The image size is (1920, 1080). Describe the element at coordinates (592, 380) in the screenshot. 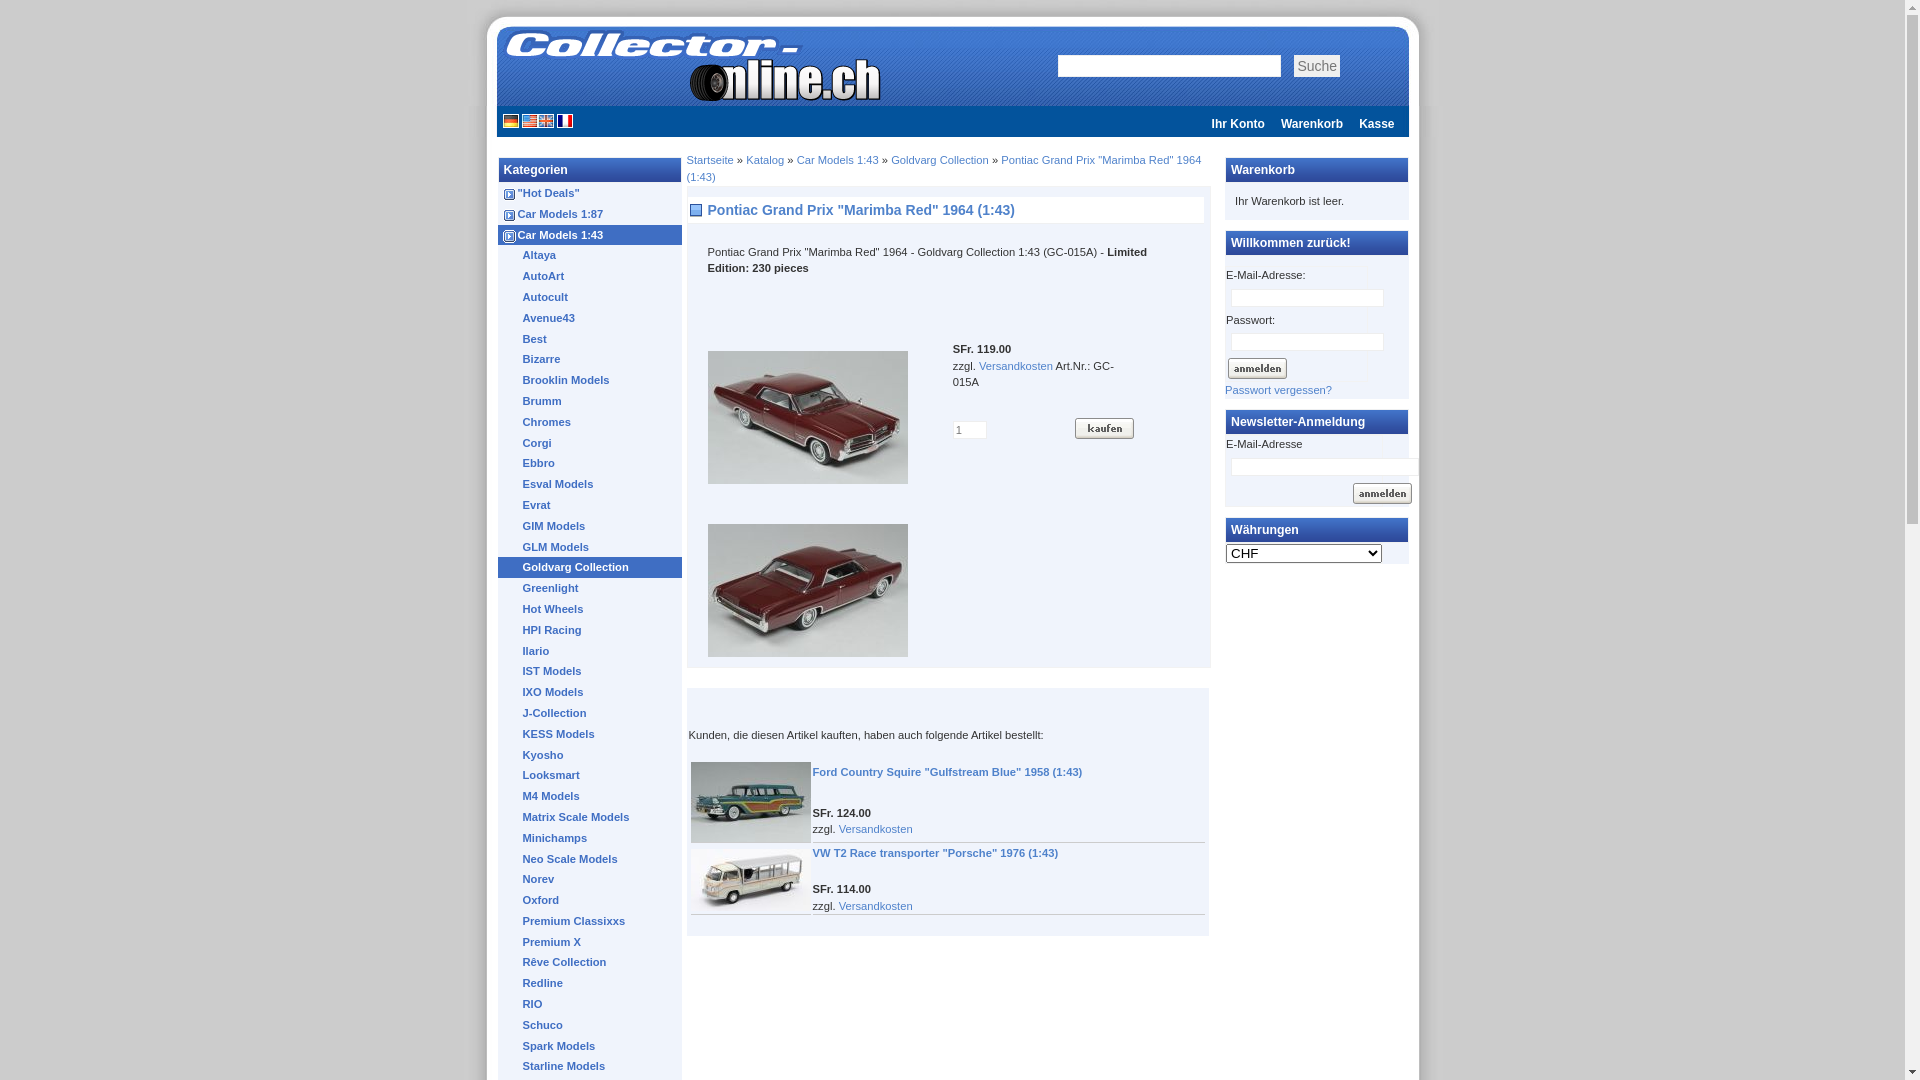

I see `'Brooklin Models'` at that location.